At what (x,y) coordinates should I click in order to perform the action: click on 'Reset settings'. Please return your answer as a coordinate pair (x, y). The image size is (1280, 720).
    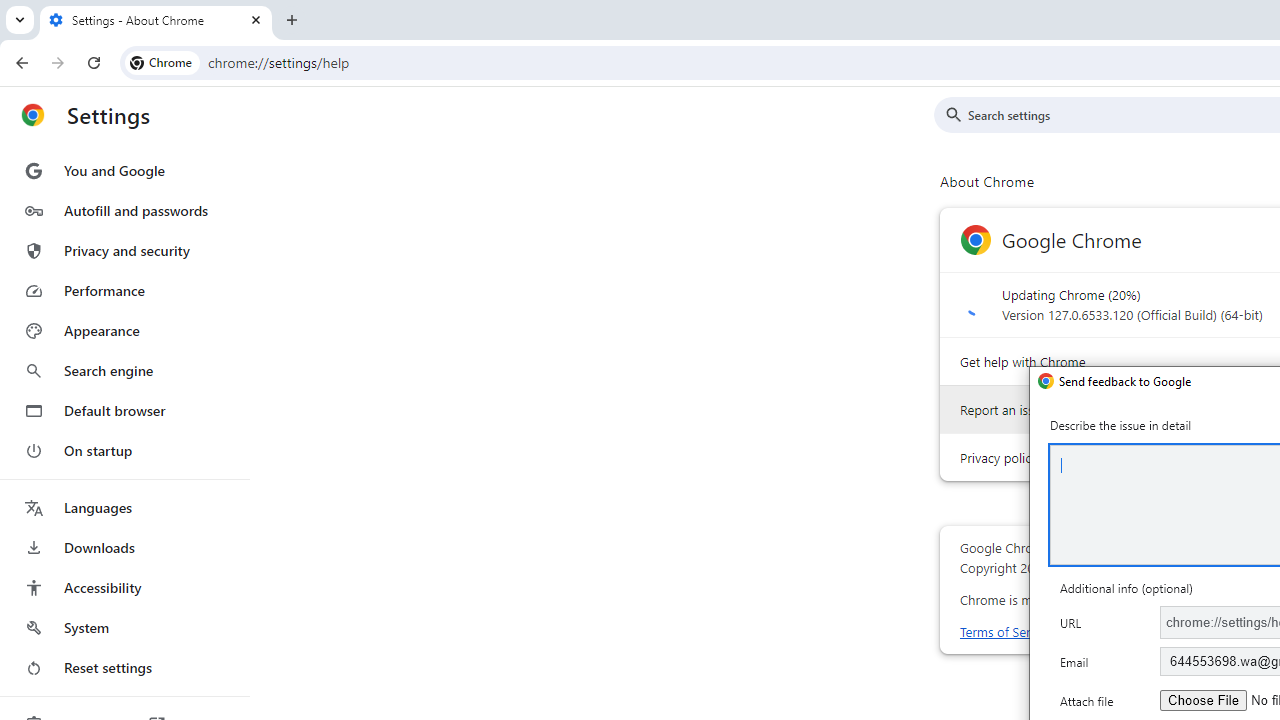
    Looking at the image, I should click on (123, 668).